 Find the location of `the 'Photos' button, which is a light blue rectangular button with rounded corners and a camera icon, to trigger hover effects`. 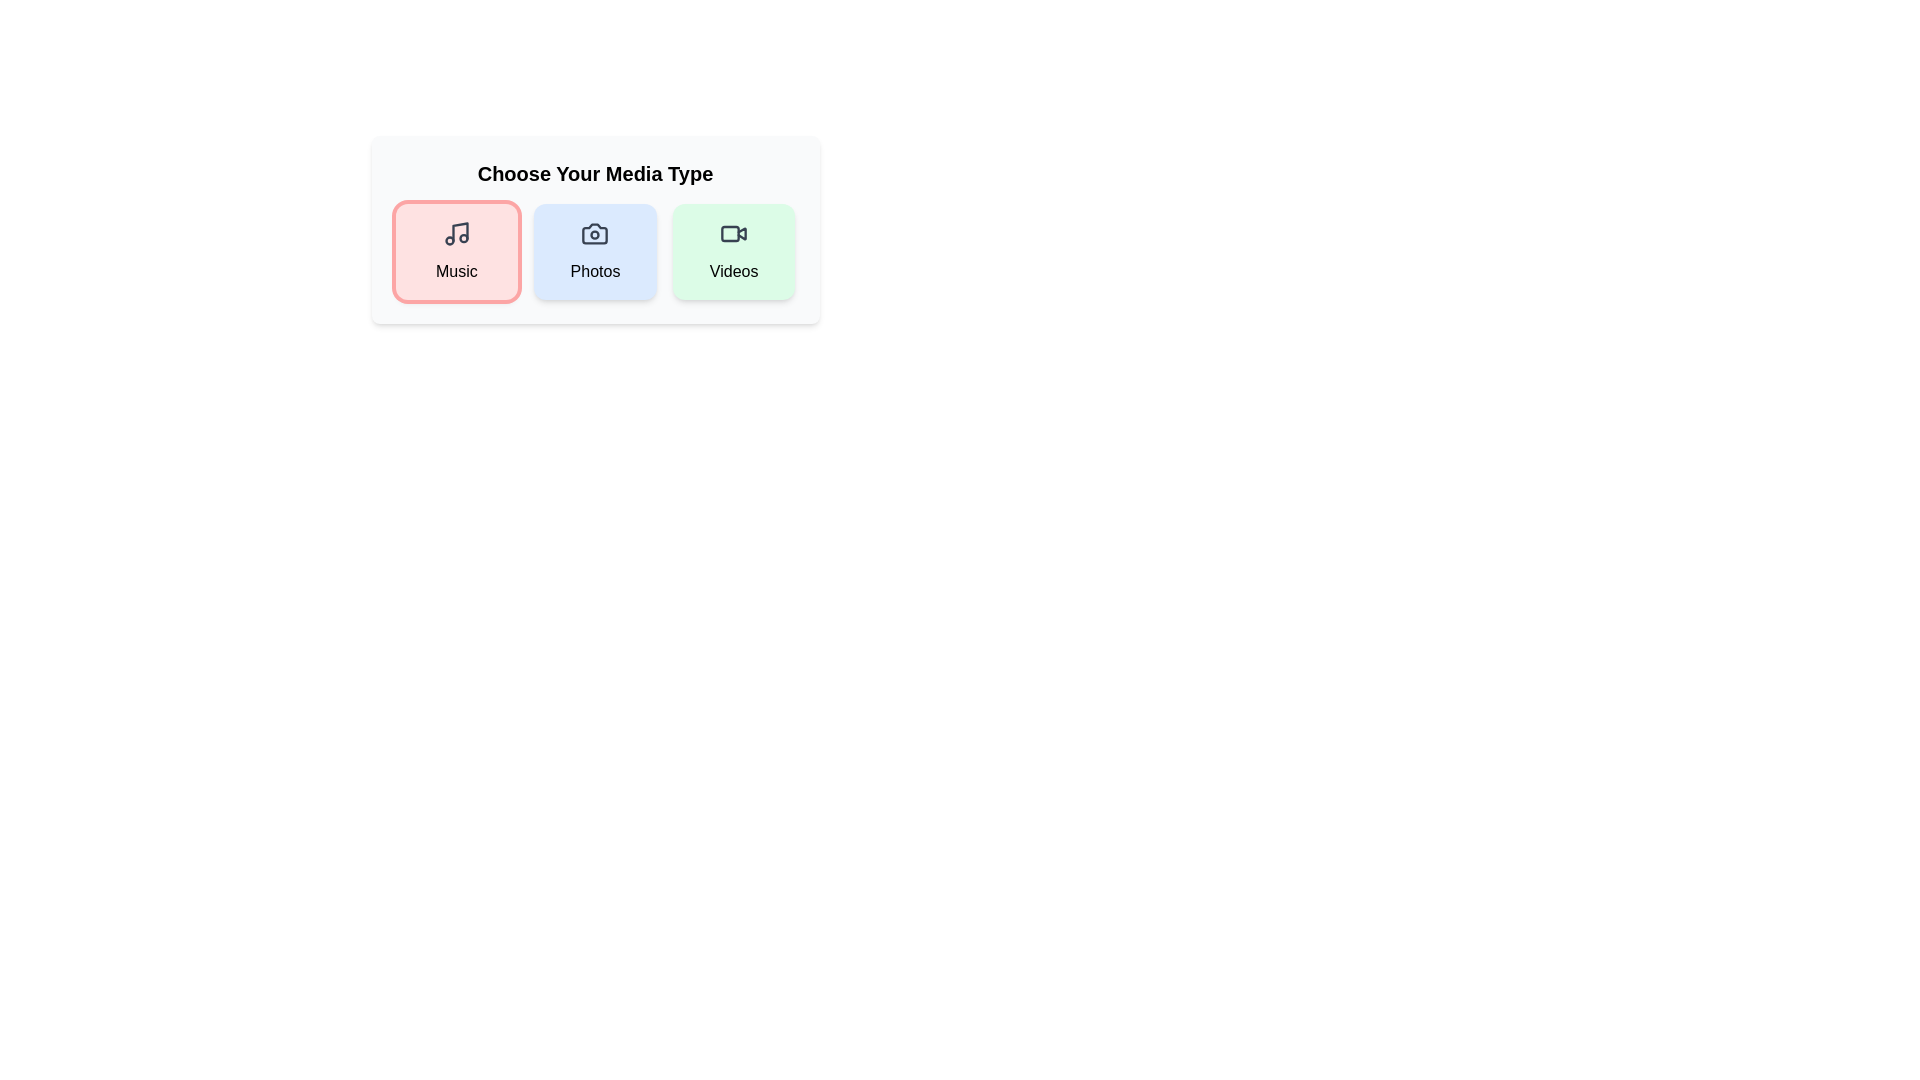

the 'Photos' button, which is a light blue rectangular button with rounded corners and a camera icon, to trigger hover effects is located at coordinates (594, 250).